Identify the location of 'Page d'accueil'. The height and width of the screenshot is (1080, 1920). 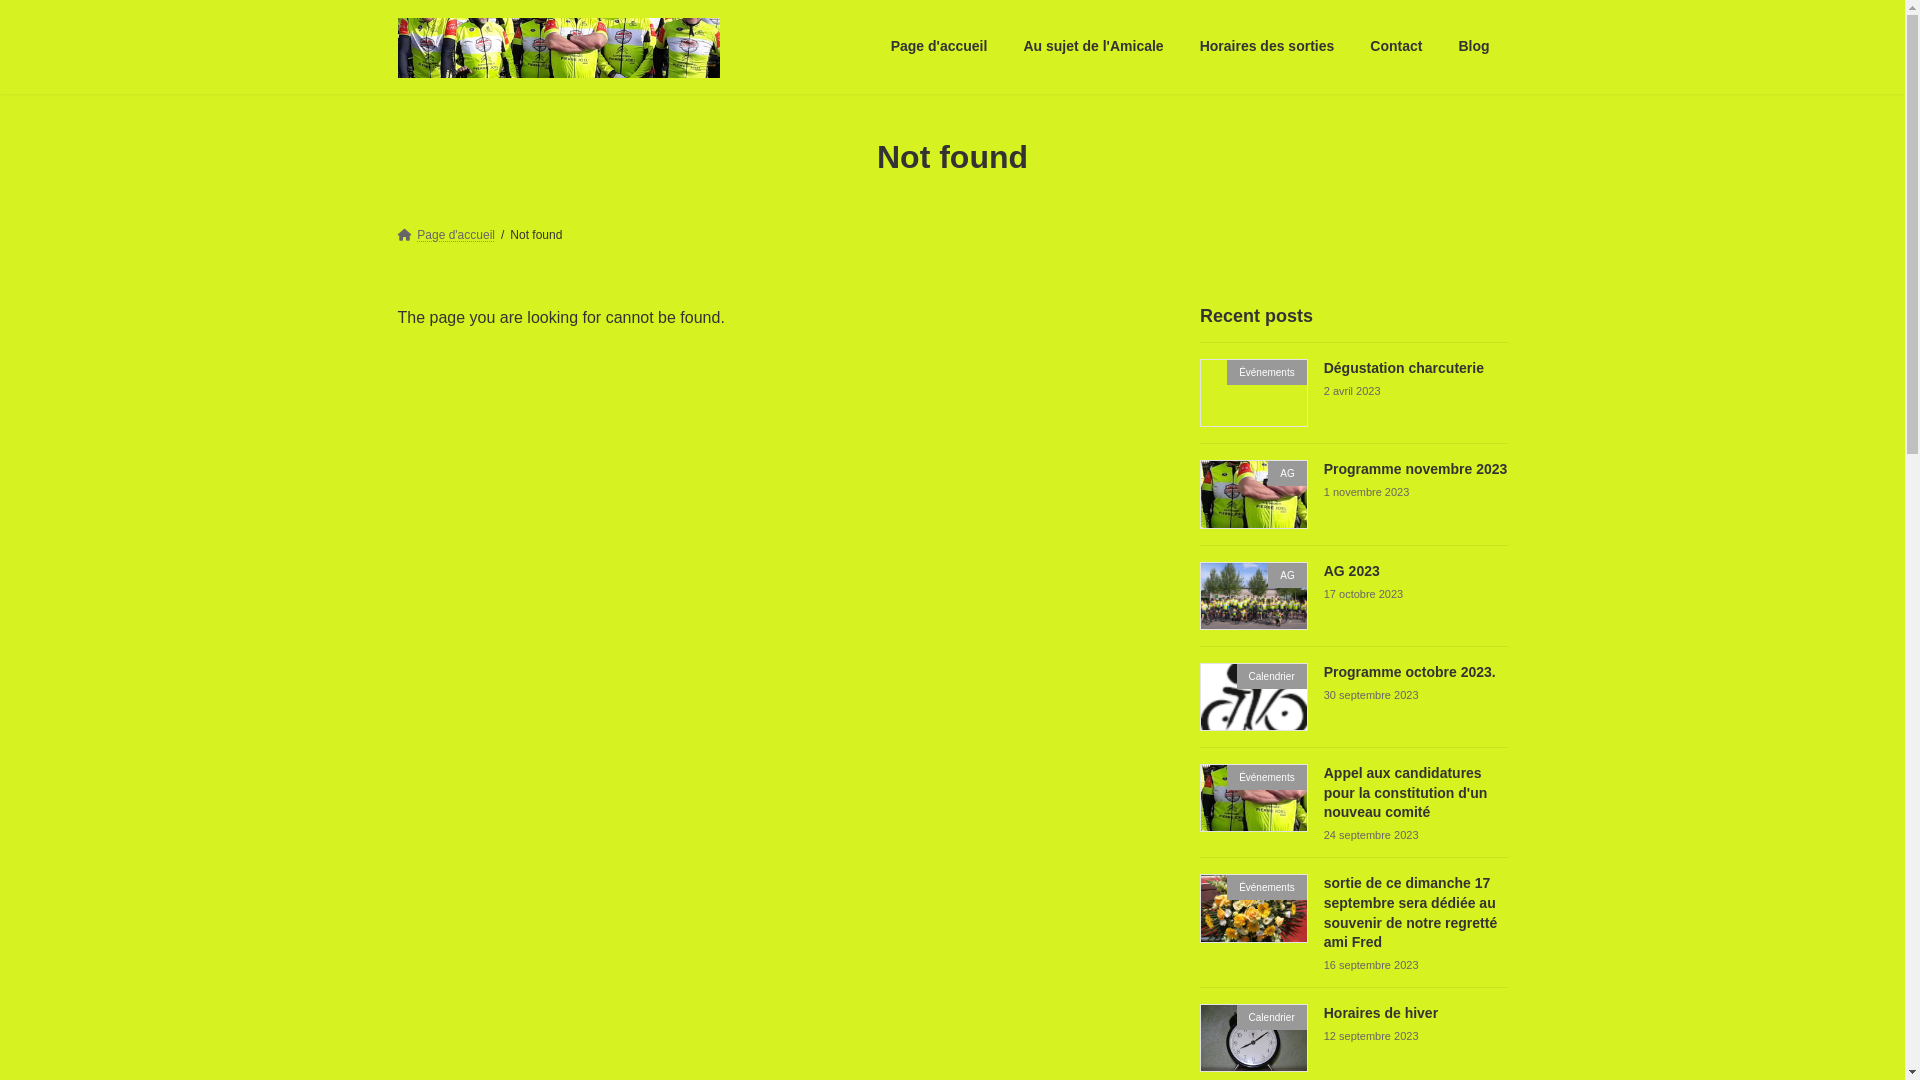
(398, 234).